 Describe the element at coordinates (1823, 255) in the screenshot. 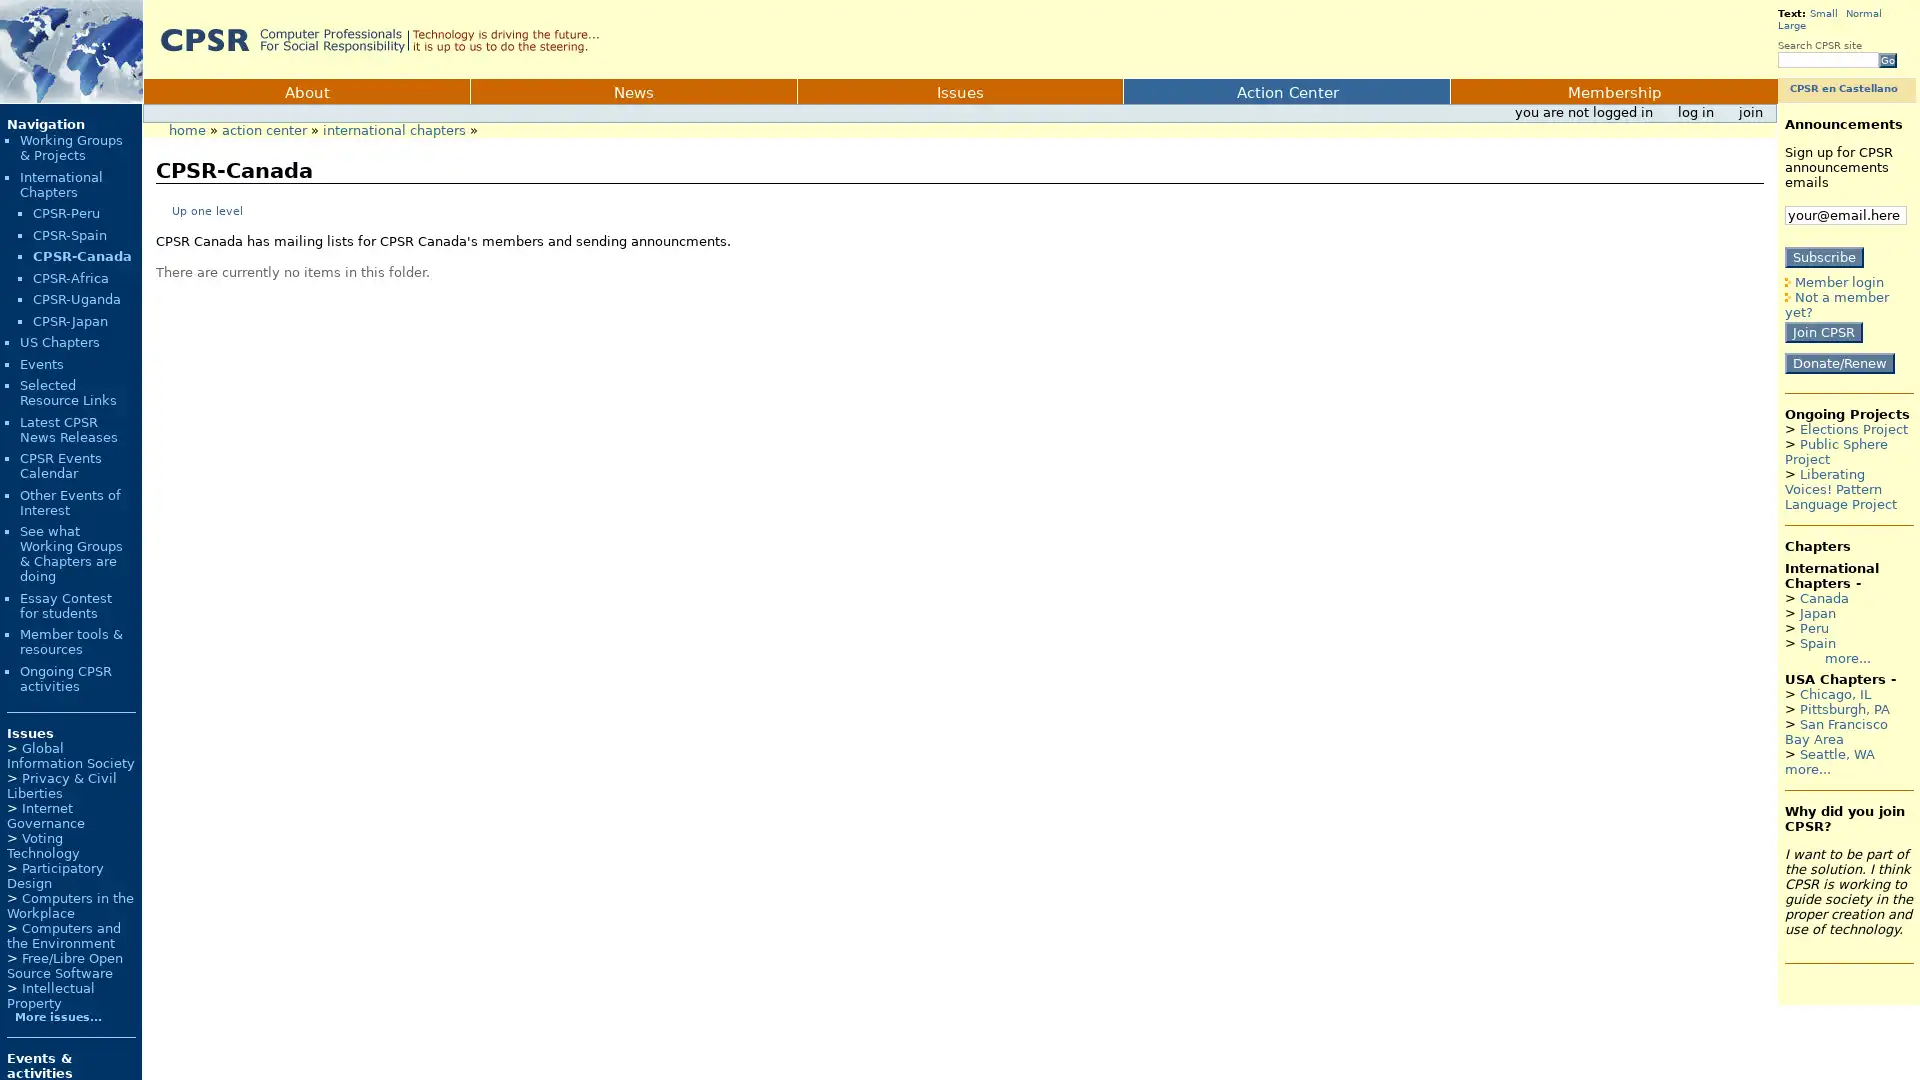

I see `Subscribe` at that location.